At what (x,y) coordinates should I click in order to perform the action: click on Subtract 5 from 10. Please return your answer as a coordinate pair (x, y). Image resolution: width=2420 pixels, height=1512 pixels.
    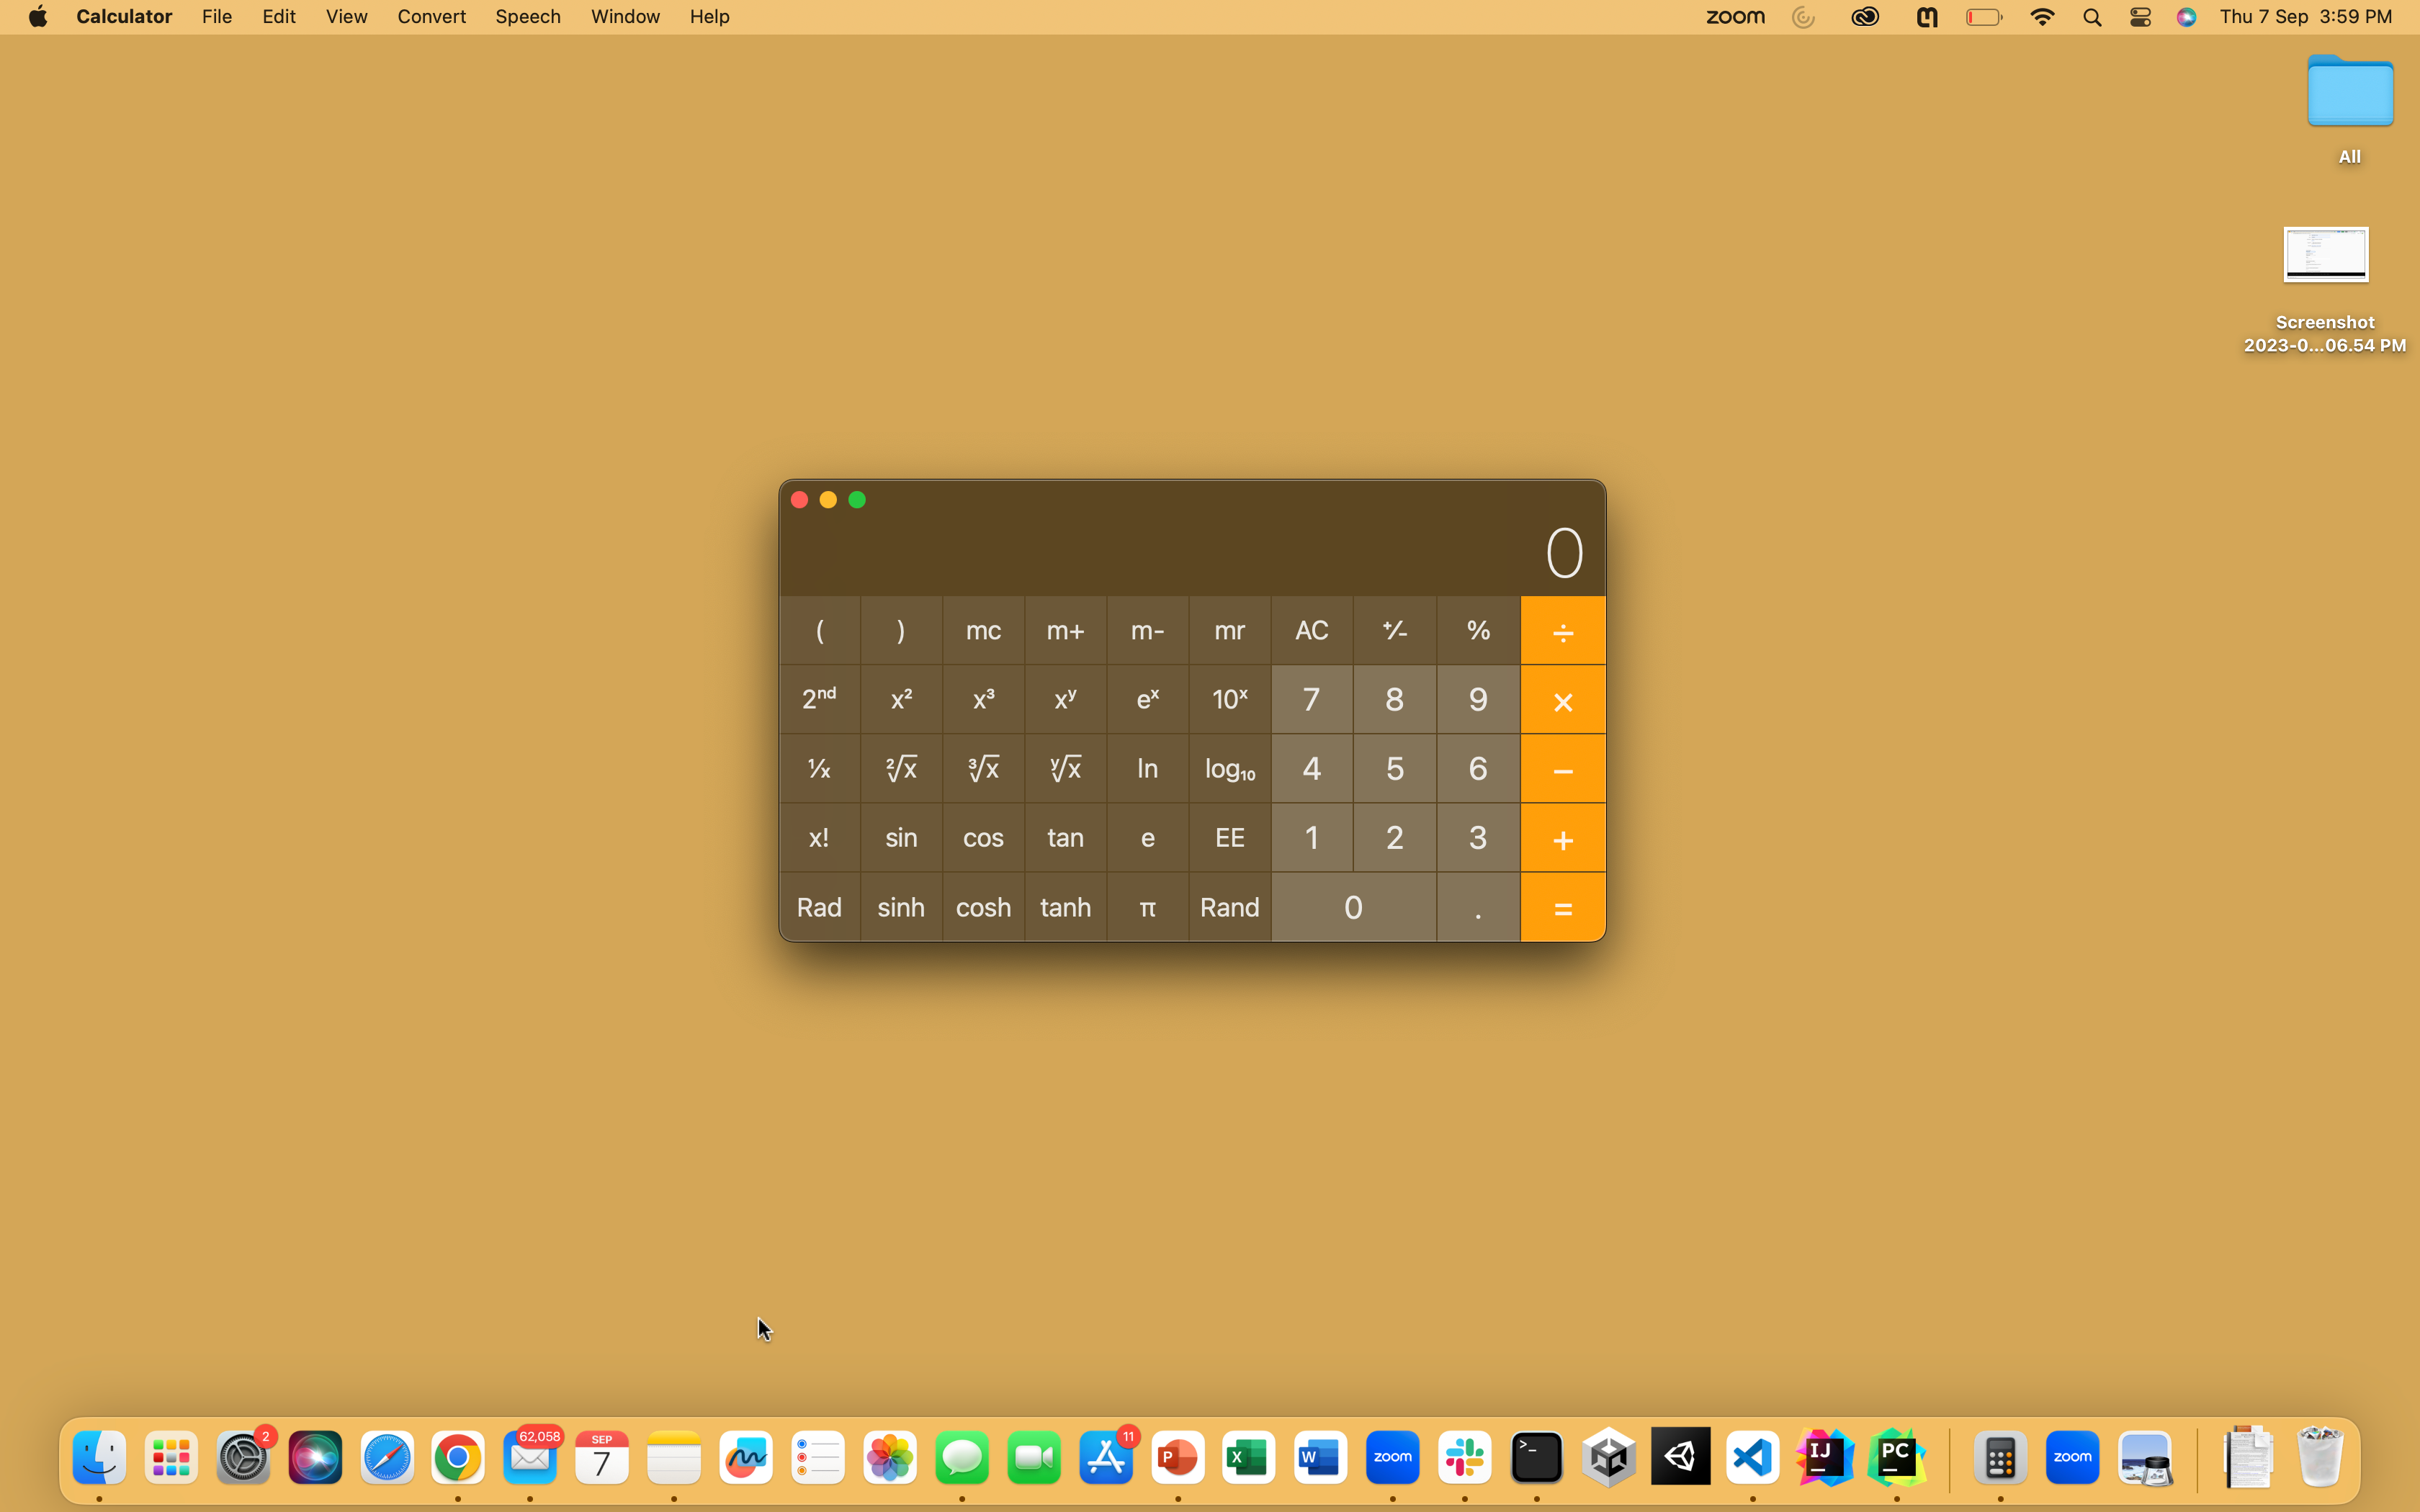
    Looking at the image, I should click on (1311, 835).